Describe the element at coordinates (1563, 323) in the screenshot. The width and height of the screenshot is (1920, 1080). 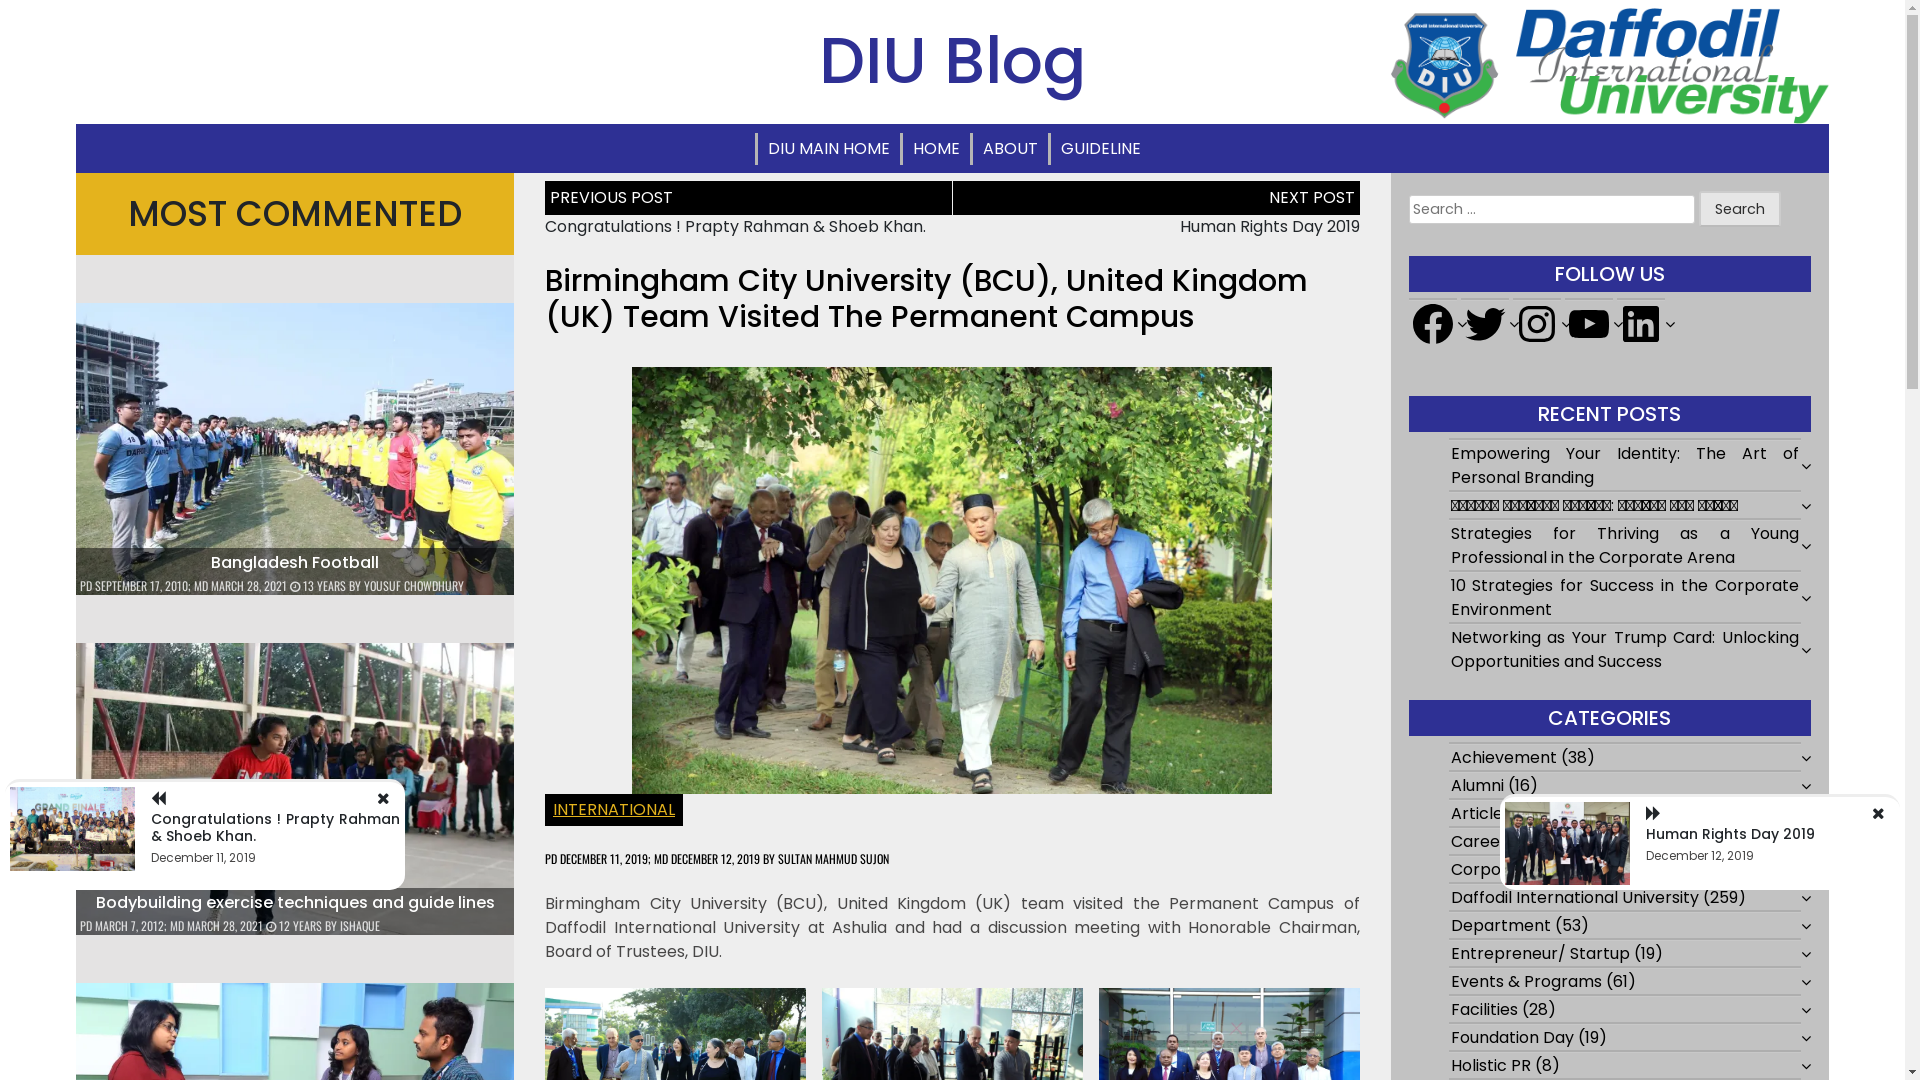
I see `'YouTube'` at that location.